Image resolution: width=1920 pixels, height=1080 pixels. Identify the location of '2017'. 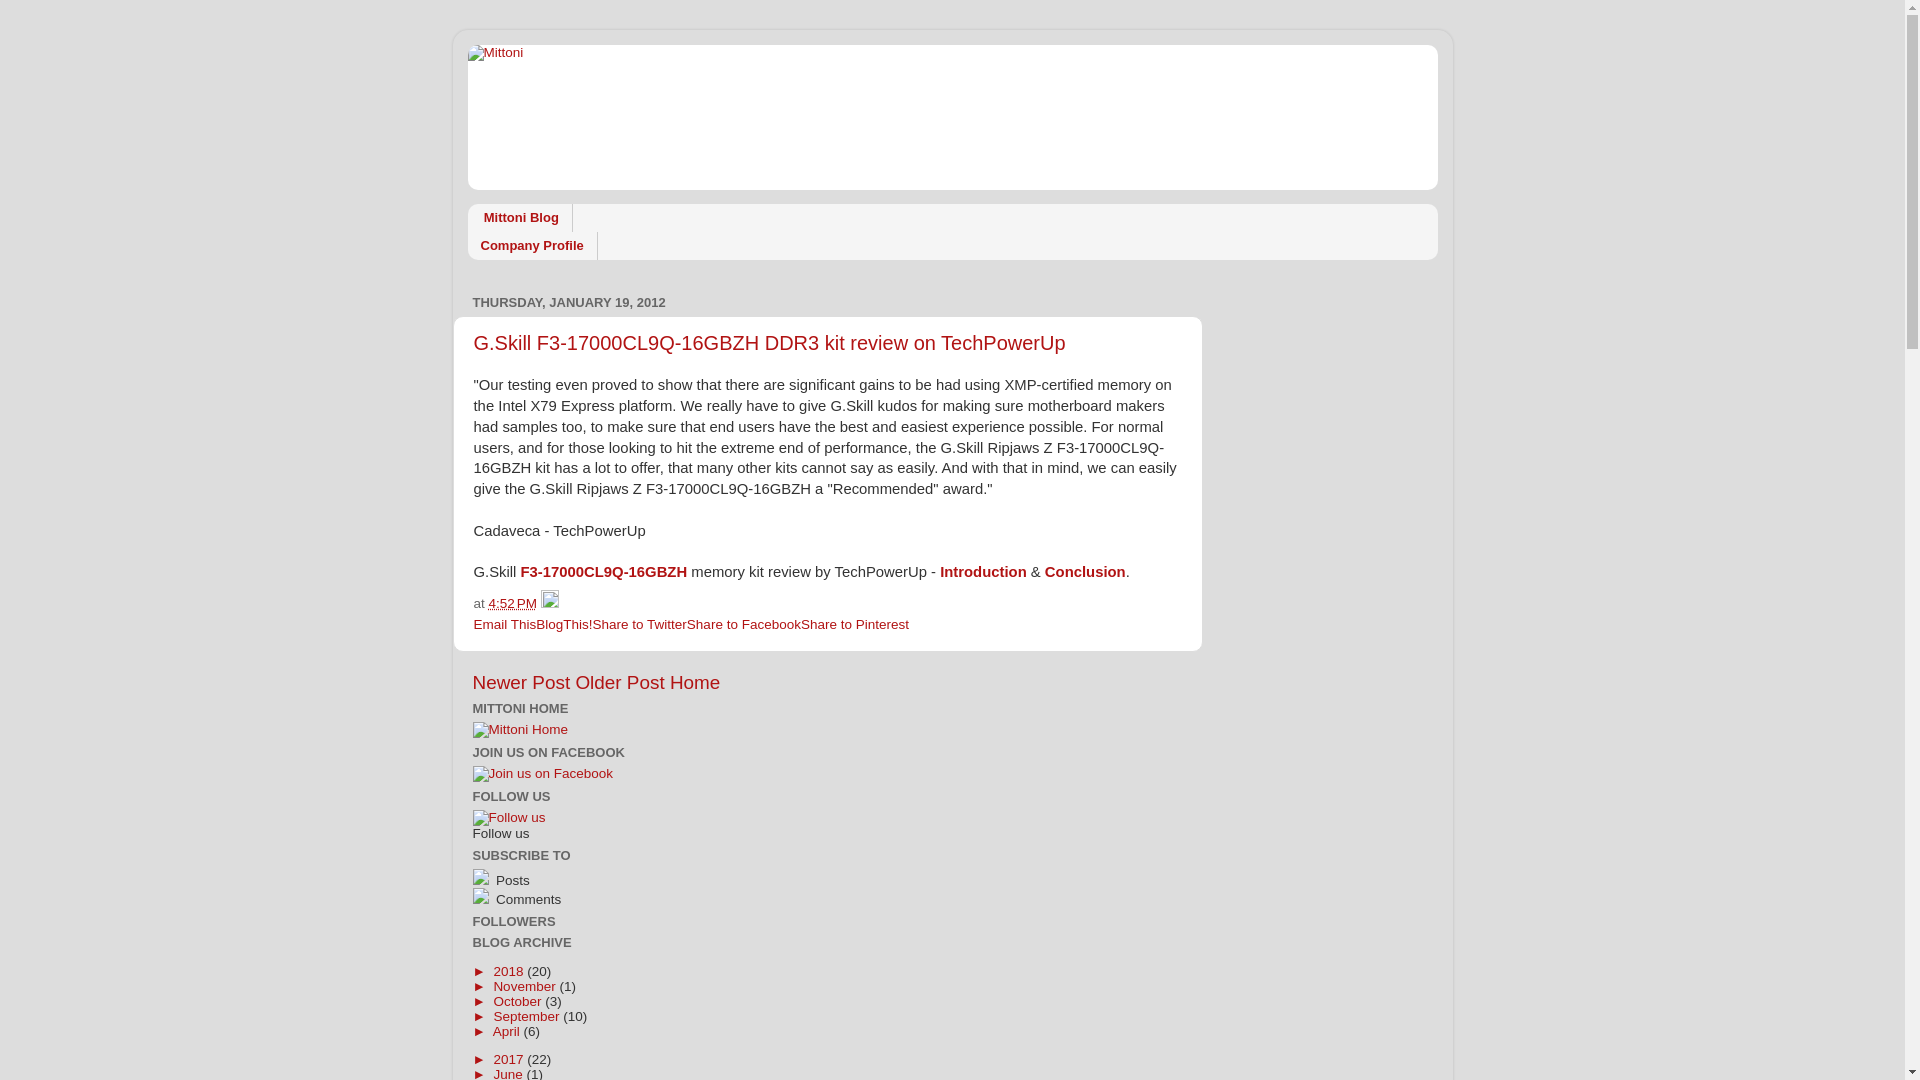
(509, 1058).